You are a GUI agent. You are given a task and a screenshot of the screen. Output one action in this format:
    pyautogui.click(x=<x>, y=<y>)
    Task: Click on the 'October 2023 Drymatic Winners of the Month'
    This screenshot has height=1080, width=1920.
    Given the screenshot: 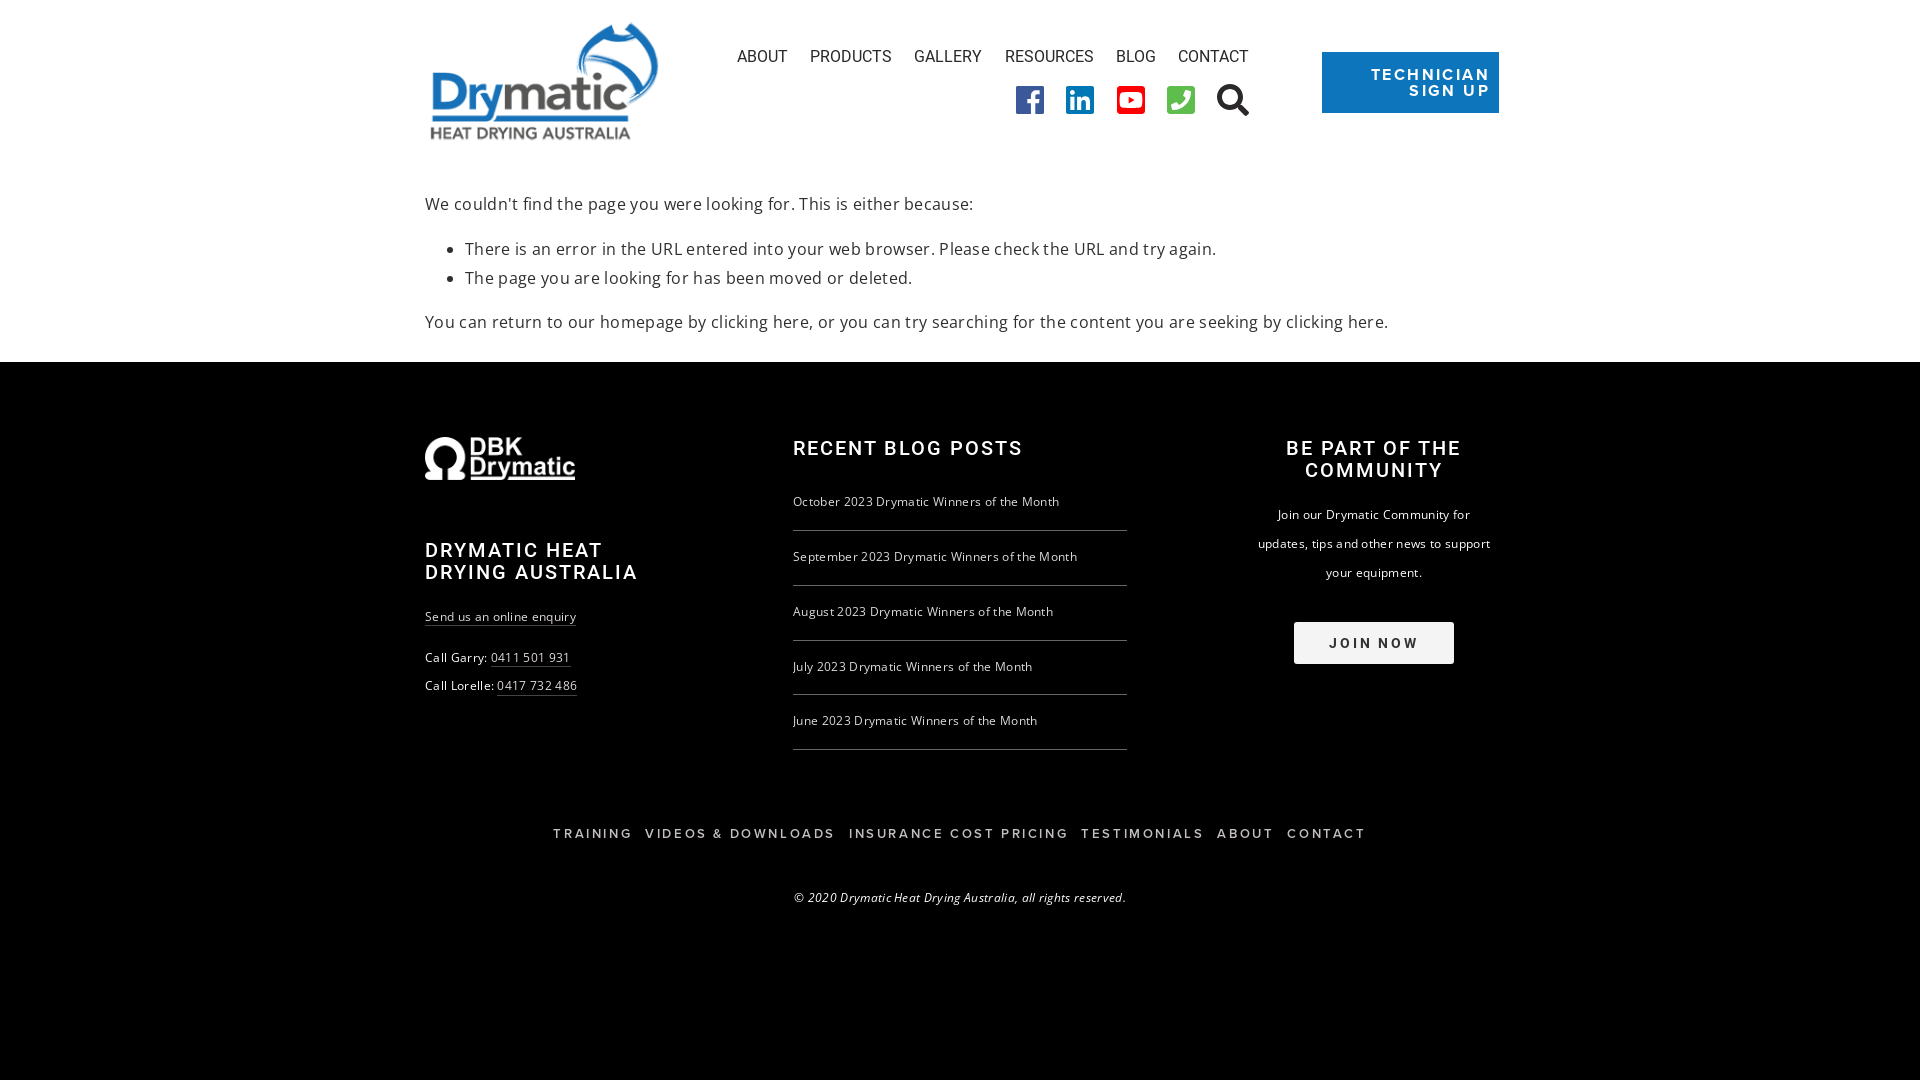 What is the action you would take?
    pyautogui.click(x=925, y=500)
    